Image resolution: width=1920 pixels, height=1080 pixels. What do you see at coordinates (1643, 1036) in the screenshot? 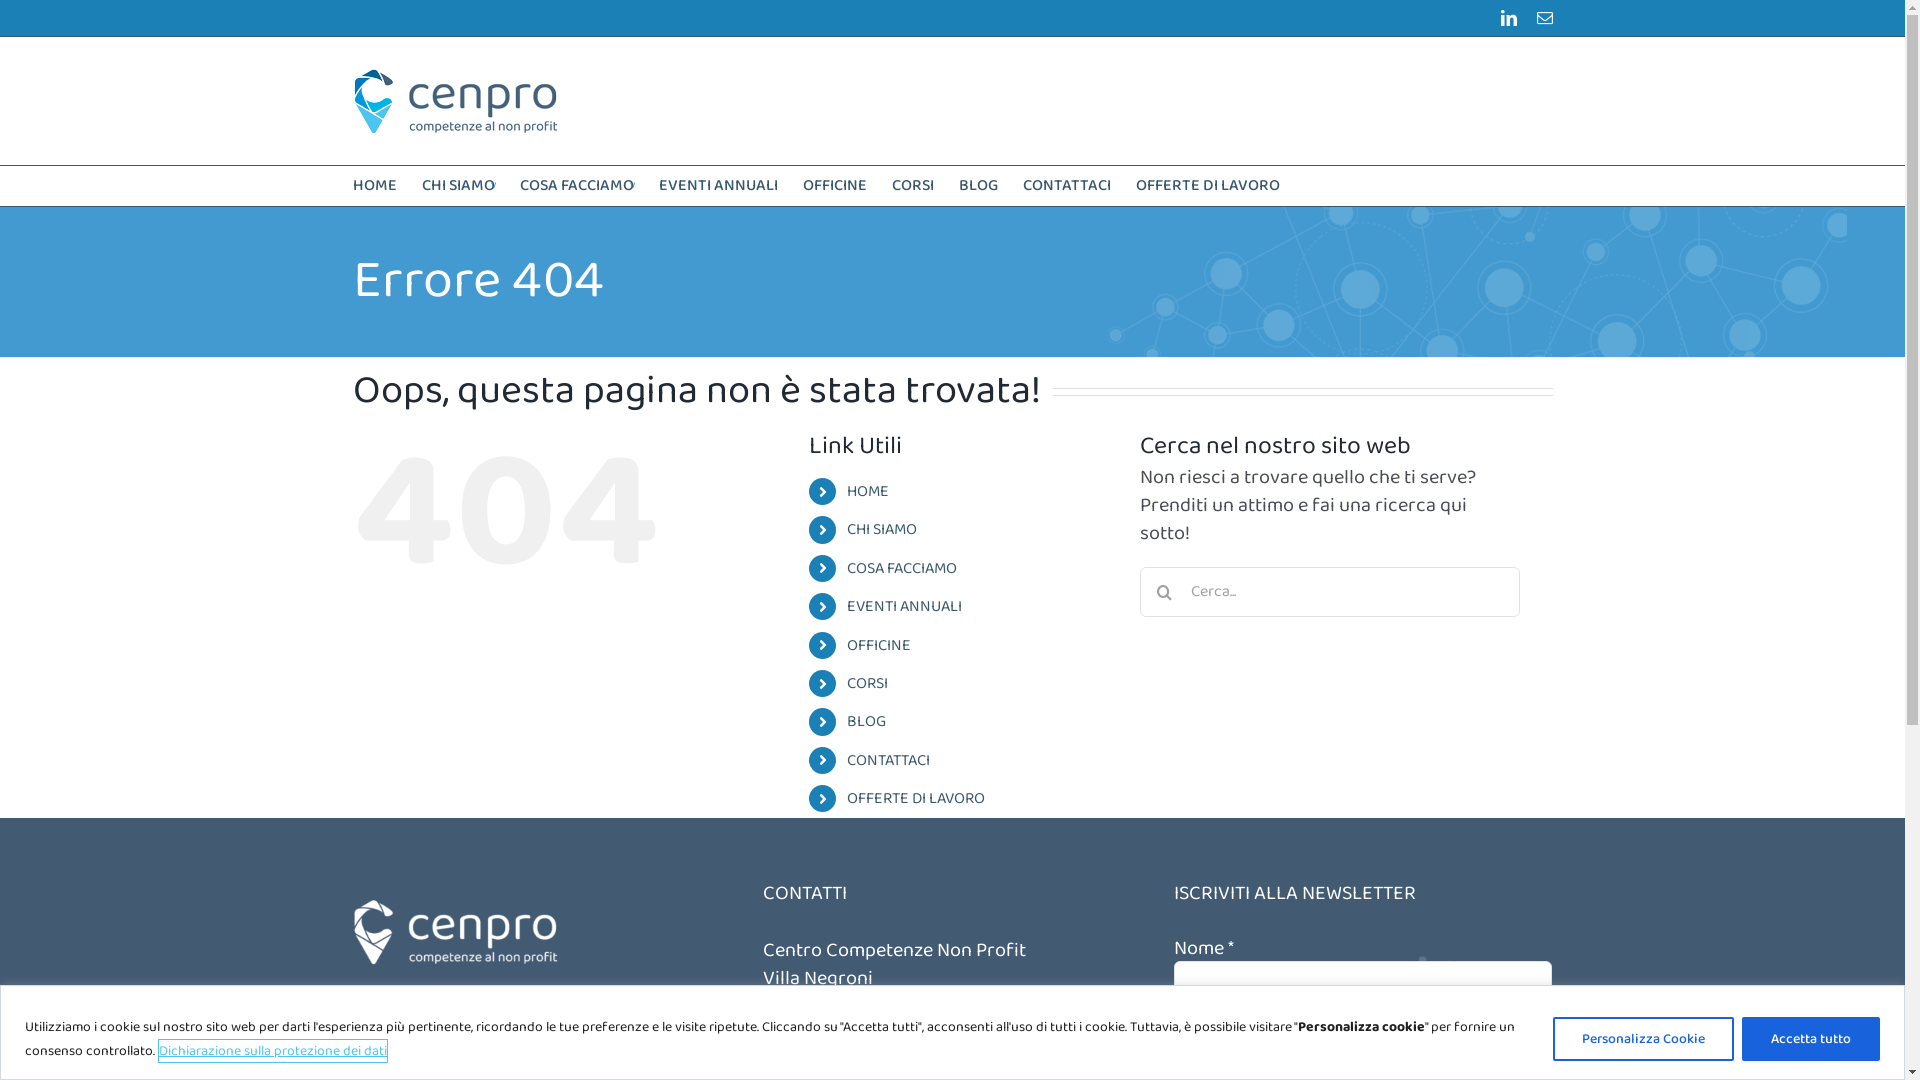
I see `'Personalizza Cookie'` at bounding box center [1643, 1036].